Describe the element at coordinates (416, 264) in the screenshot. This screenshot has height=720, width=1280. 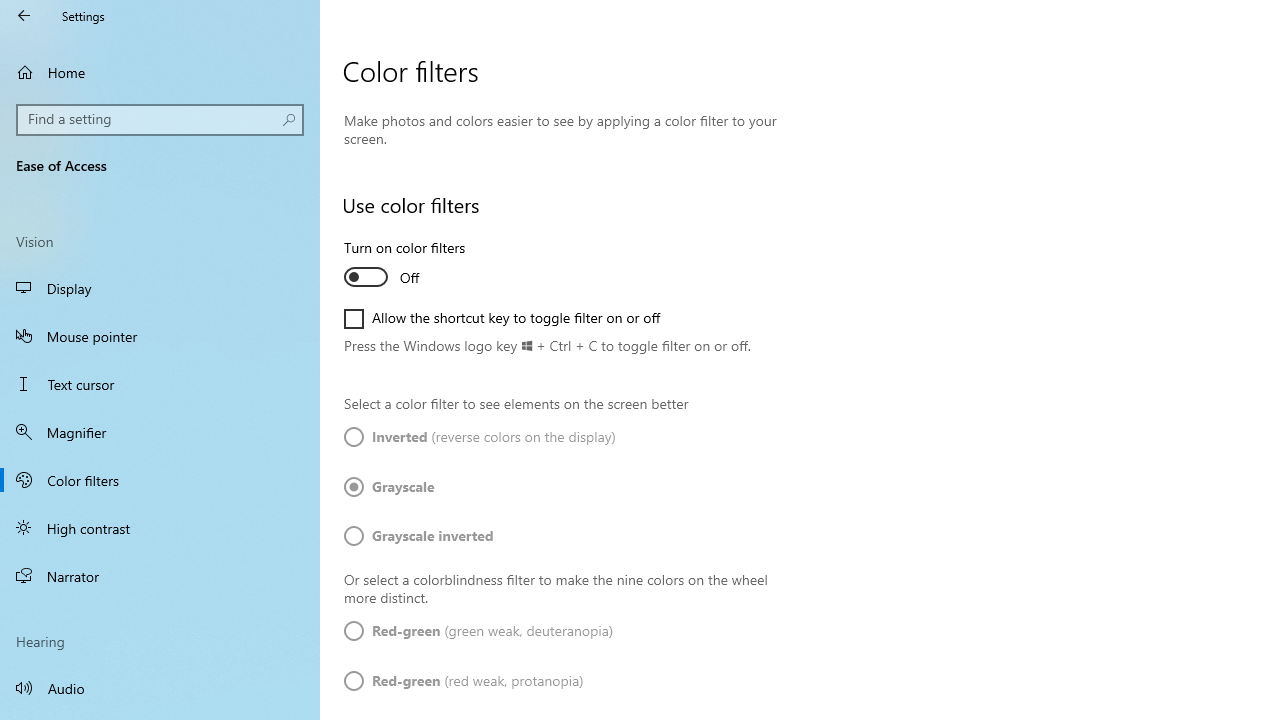
I see `'Turn on color filters'` at that location.